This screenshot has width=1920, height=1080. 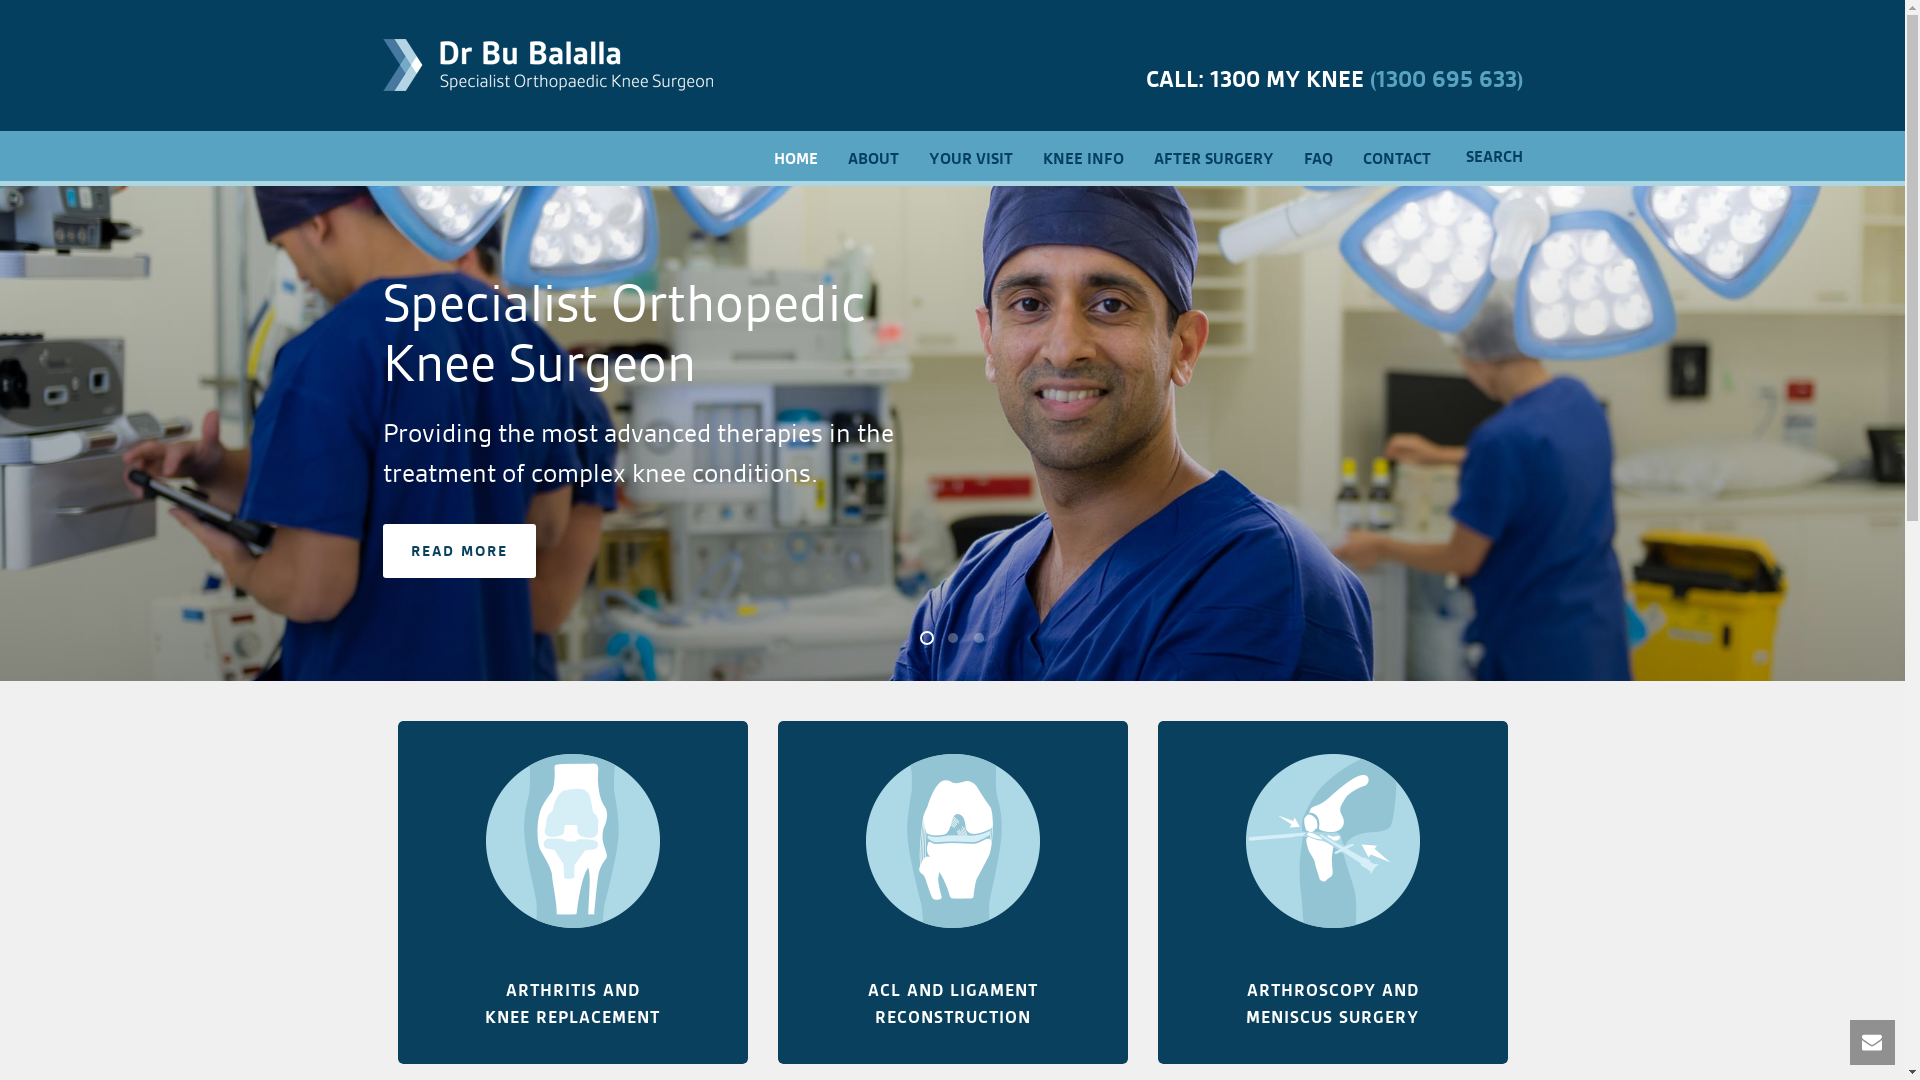 What do you see at coordinates (950, 840) in the screenshot?
I see `'ACL'` at bounding box center [950, 840].